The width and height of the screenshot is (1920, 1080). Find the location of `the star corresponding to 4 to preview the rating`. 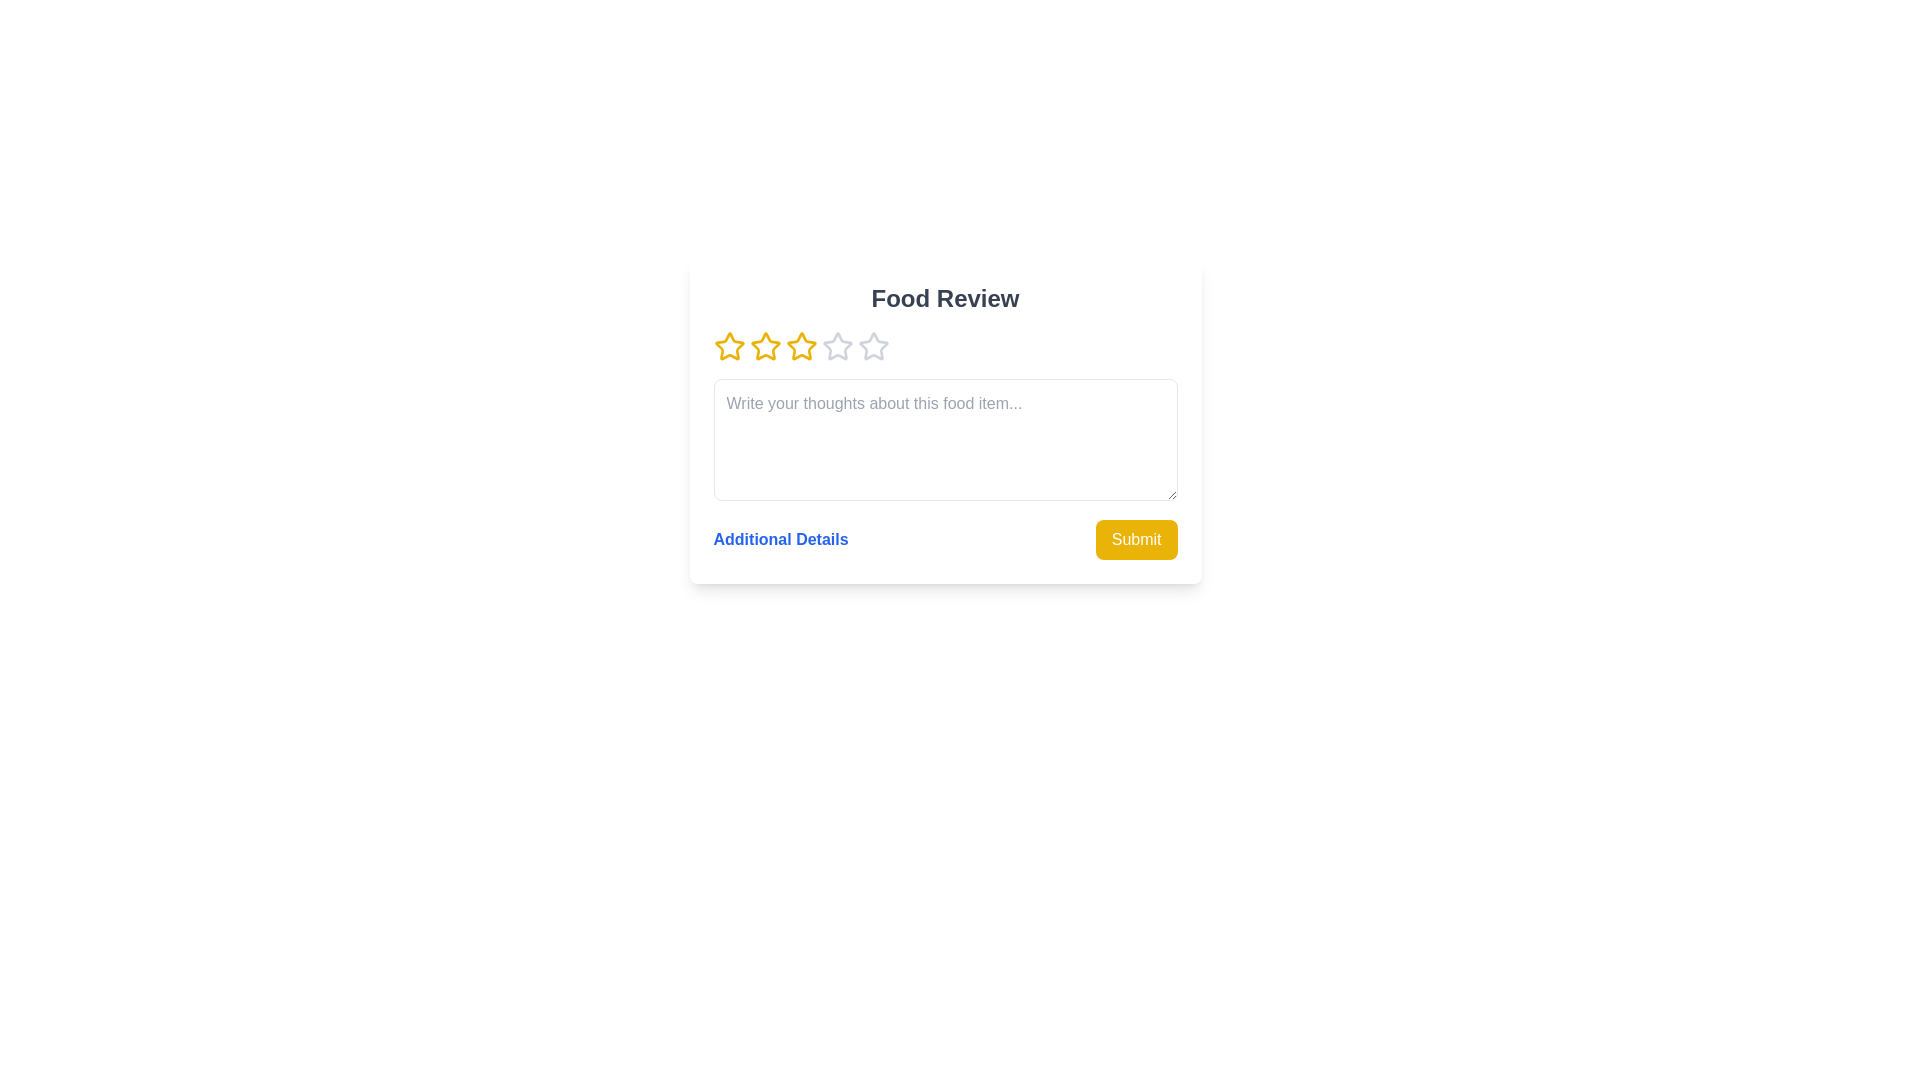

the star corresponding to 4 to preview the rating is located at coordinates (837, 346).